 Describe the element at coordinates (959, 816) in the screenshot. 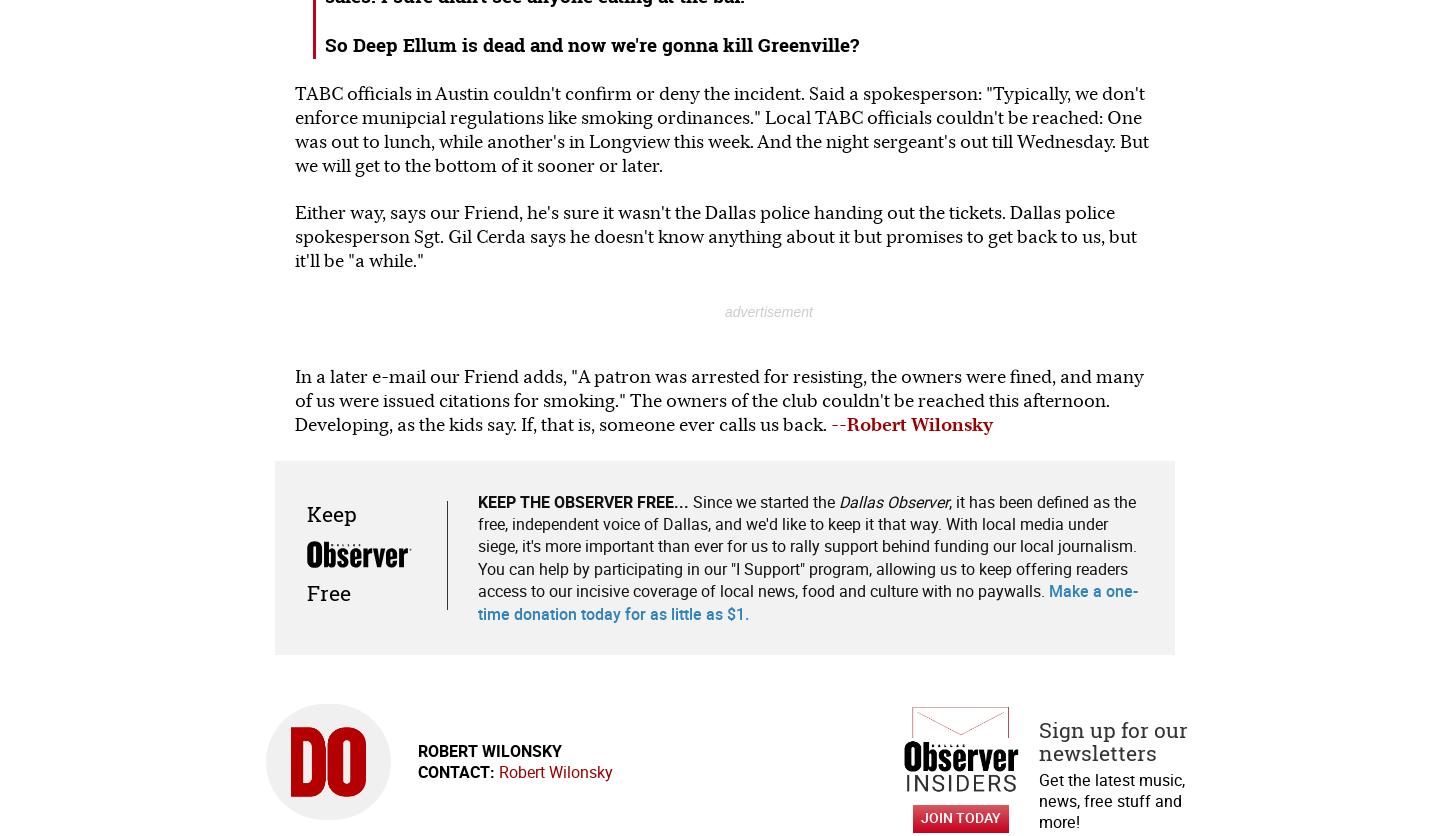

I see `'Join Today'` at that location.